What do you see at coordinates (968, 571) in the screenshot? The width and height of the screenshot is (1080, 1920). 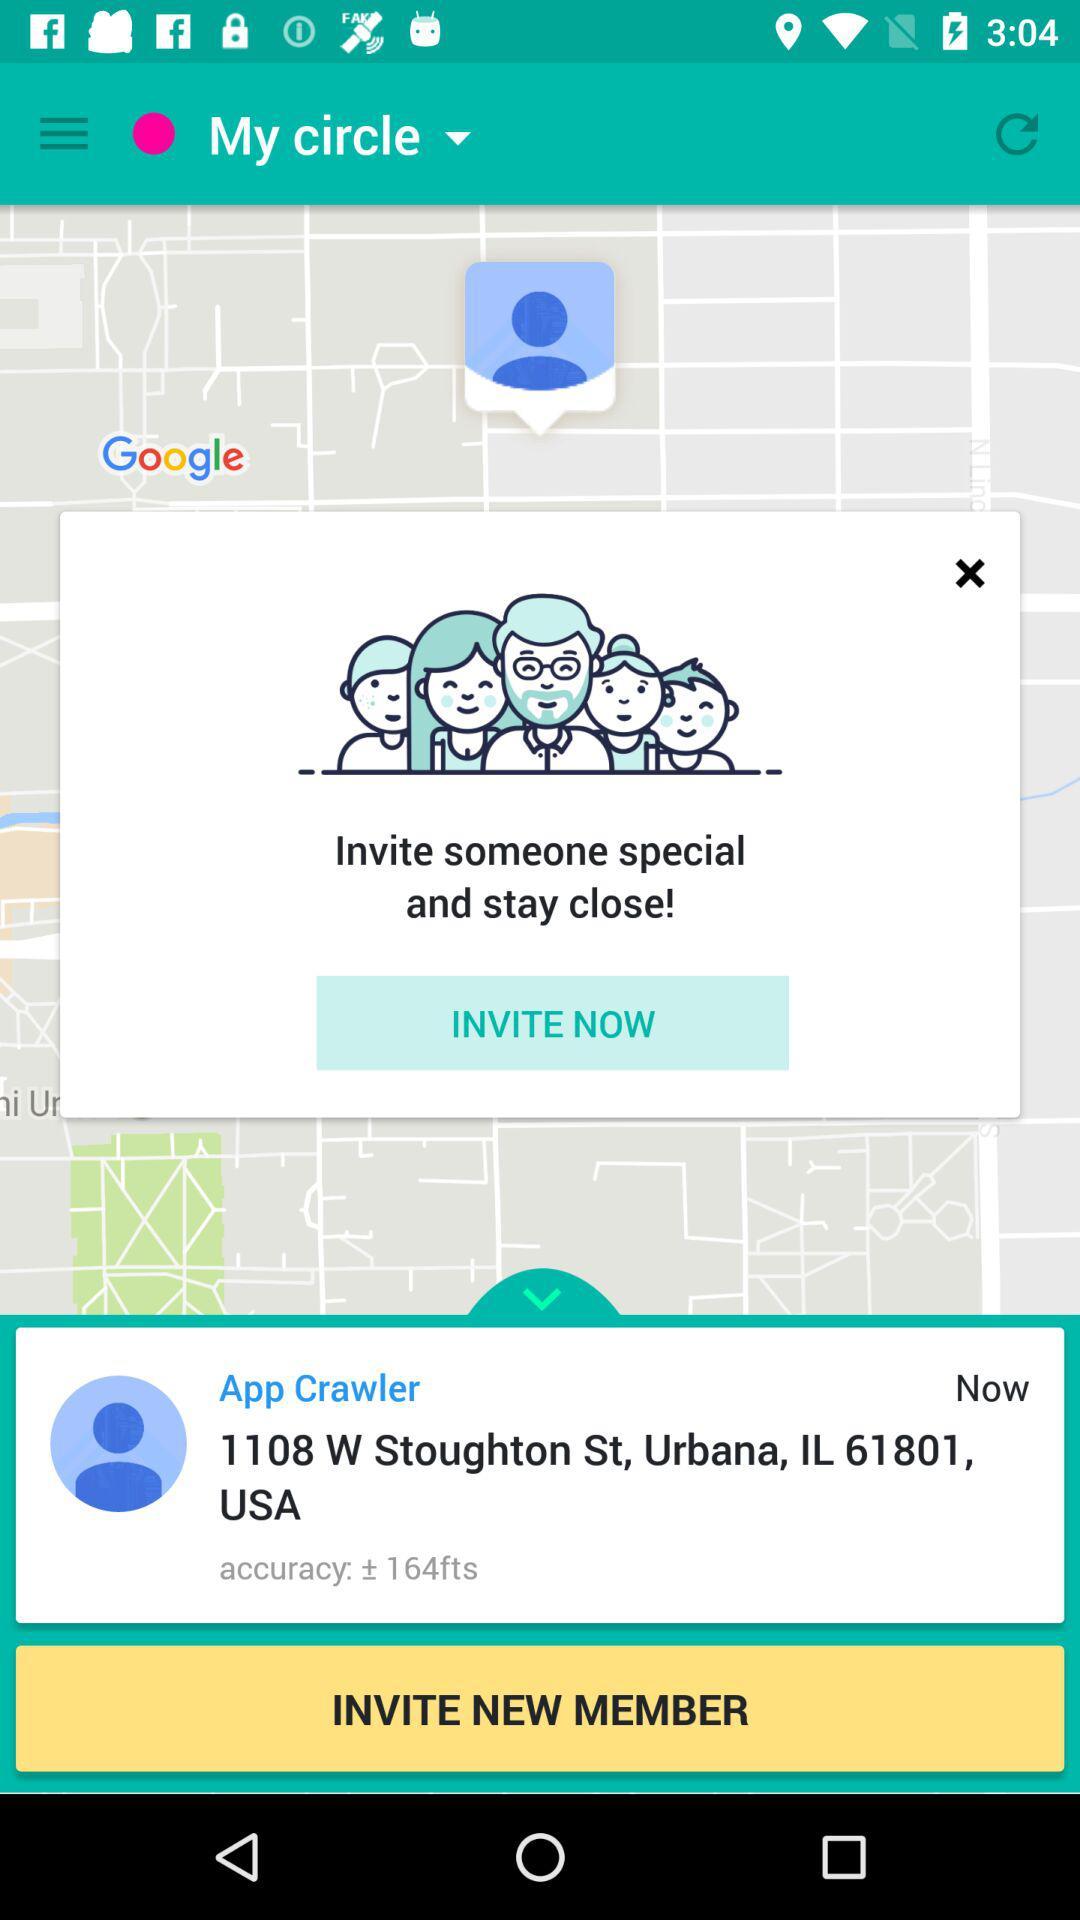 I see `close` at bounding box center [968, 571].